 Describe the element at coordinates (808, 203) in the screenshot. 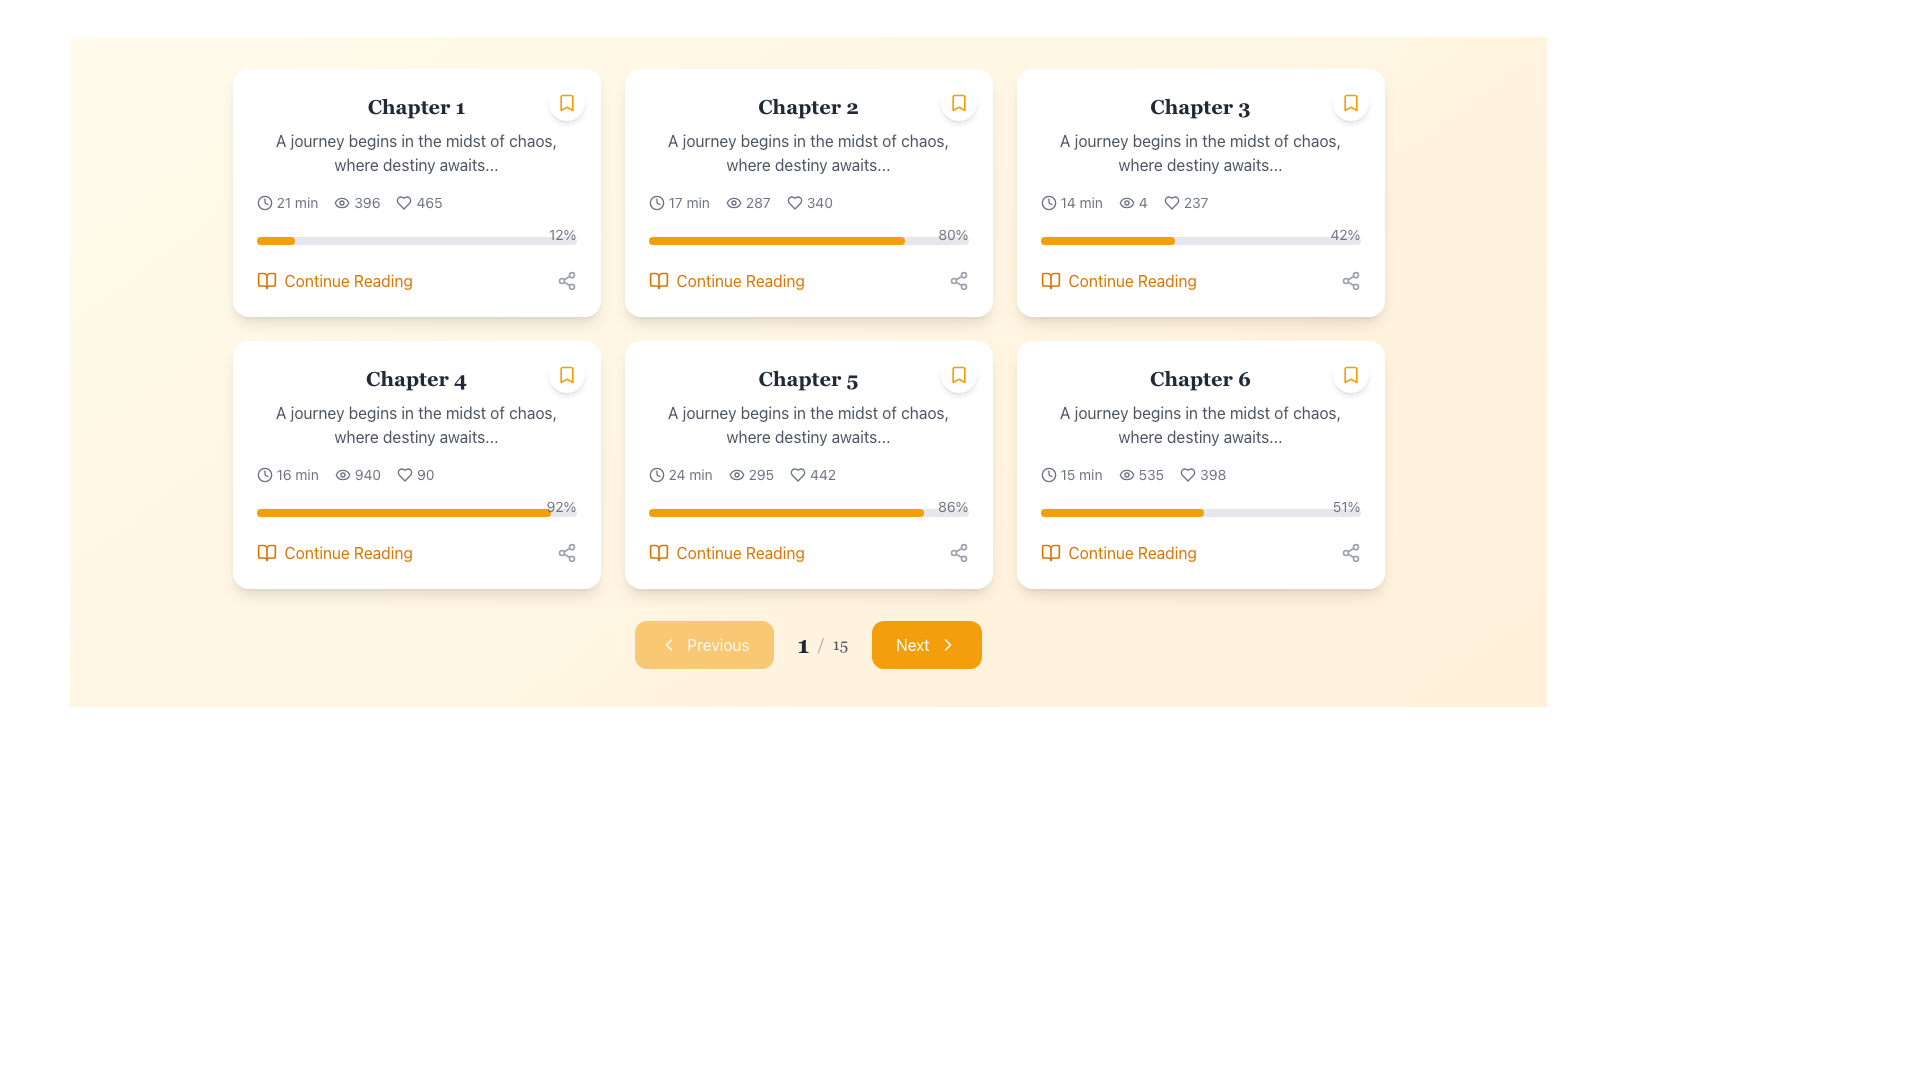

I see `the data display icons in the Chapter 2 section` at that location.